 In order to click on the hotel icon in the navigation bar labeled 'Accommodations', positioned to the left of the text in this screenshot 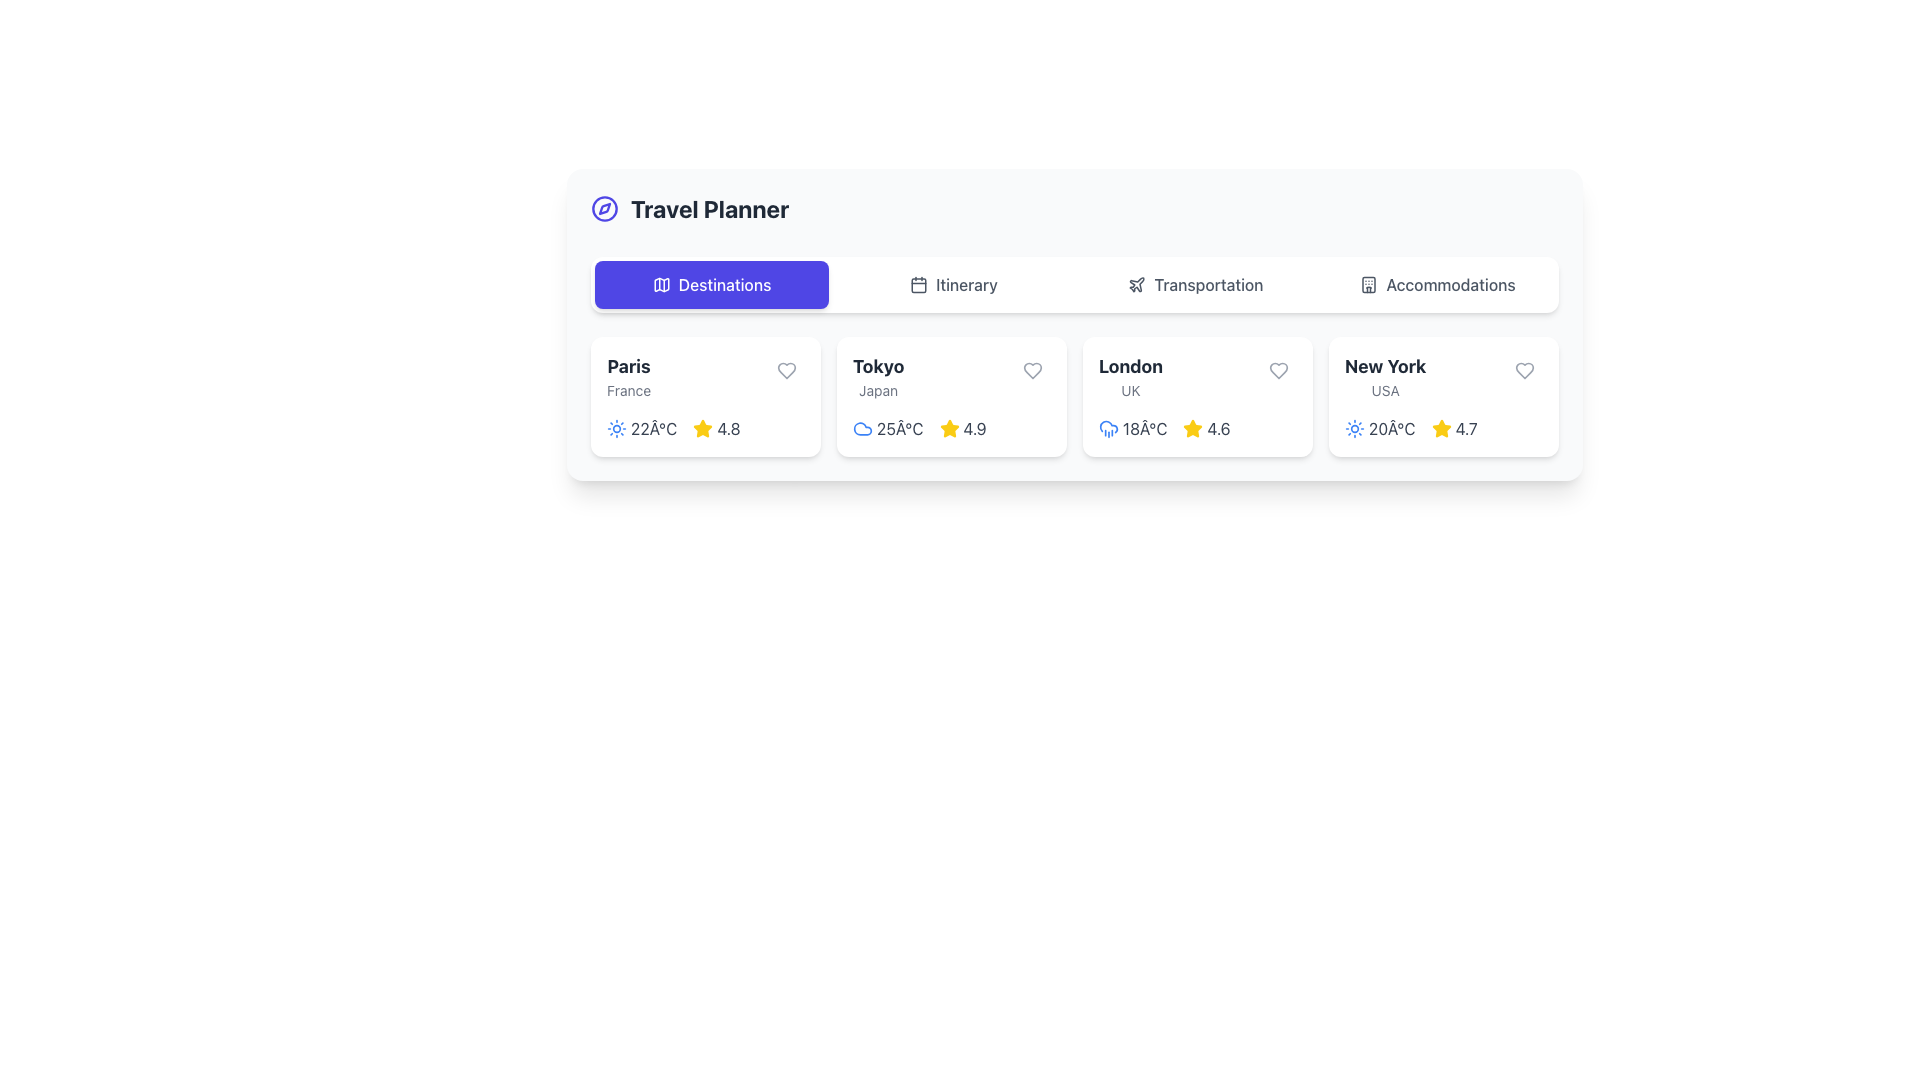, I will do `click(1368, 285)`.